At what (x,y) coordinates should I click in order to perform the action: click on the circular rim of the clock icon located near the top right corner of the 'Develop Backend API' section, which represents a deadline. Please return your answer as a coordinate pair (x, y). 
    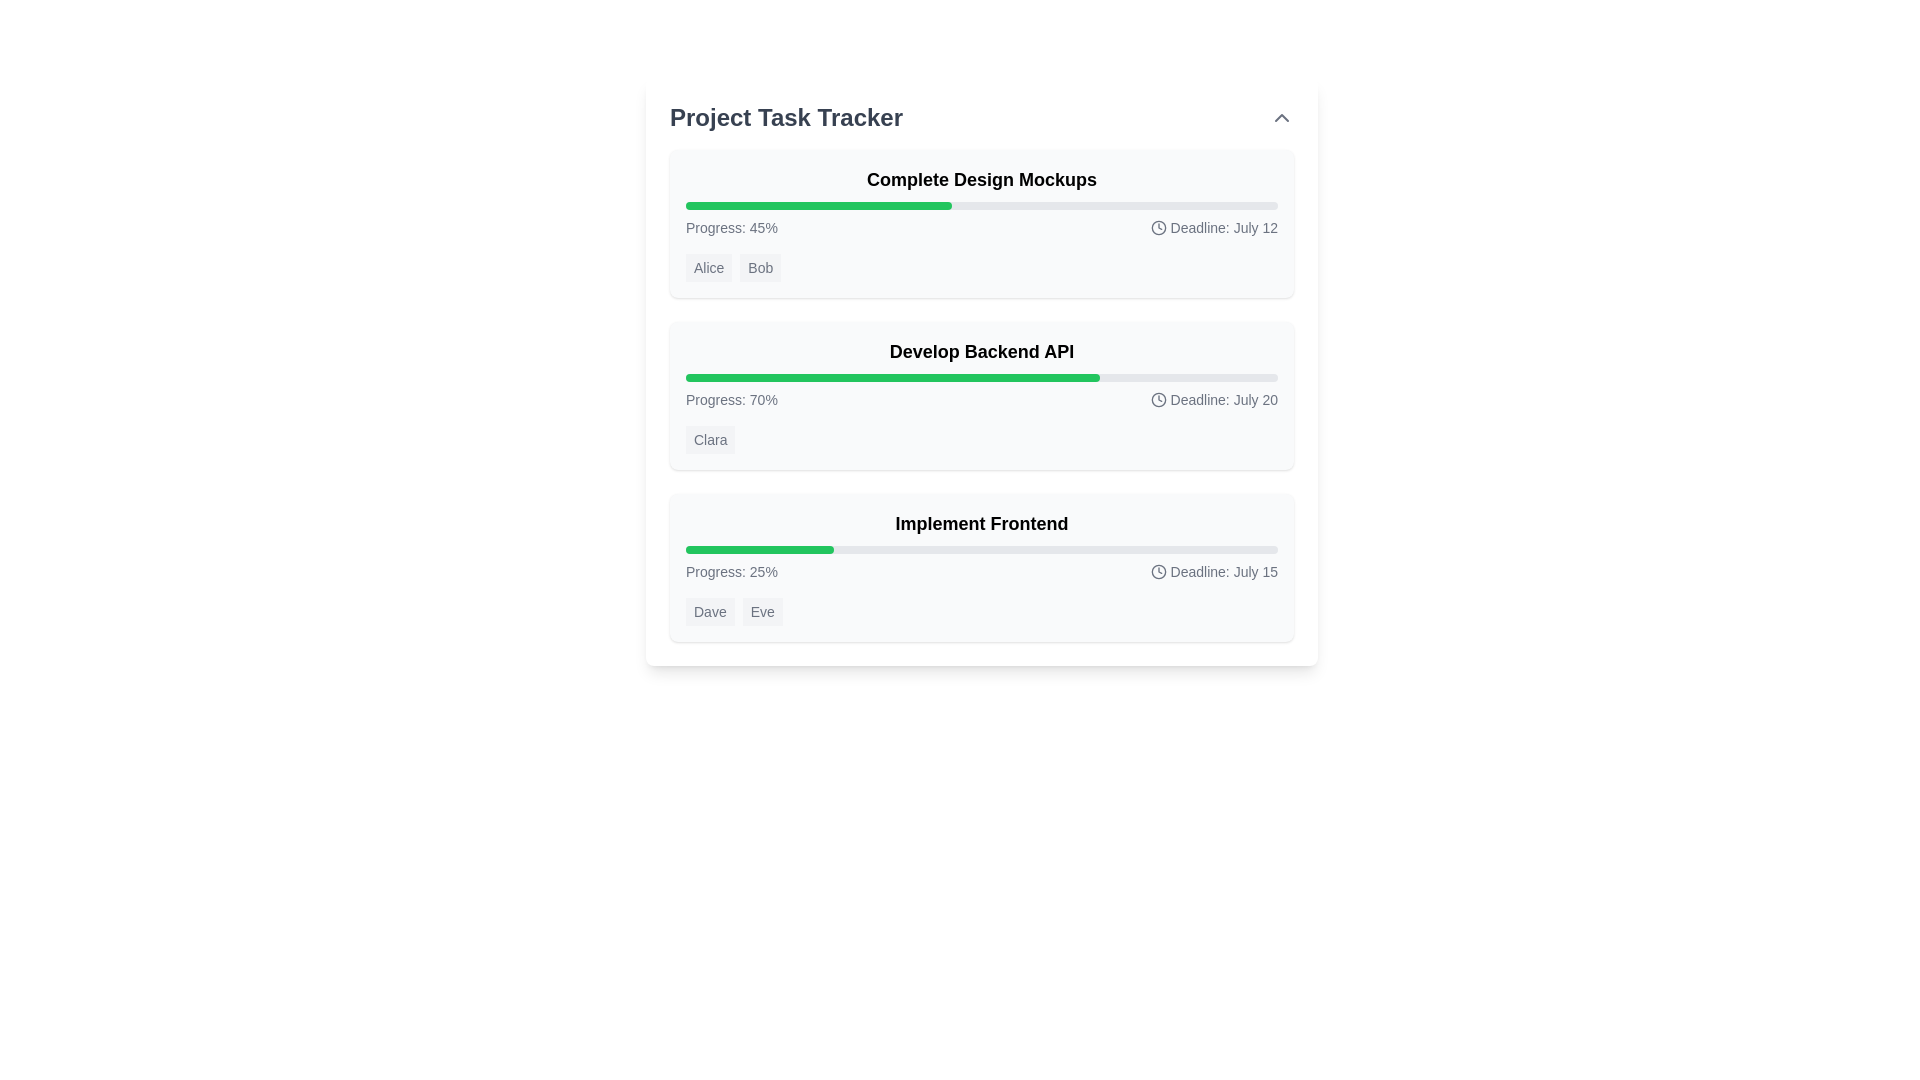
    Looking at the image, I should click on (1158, 400).